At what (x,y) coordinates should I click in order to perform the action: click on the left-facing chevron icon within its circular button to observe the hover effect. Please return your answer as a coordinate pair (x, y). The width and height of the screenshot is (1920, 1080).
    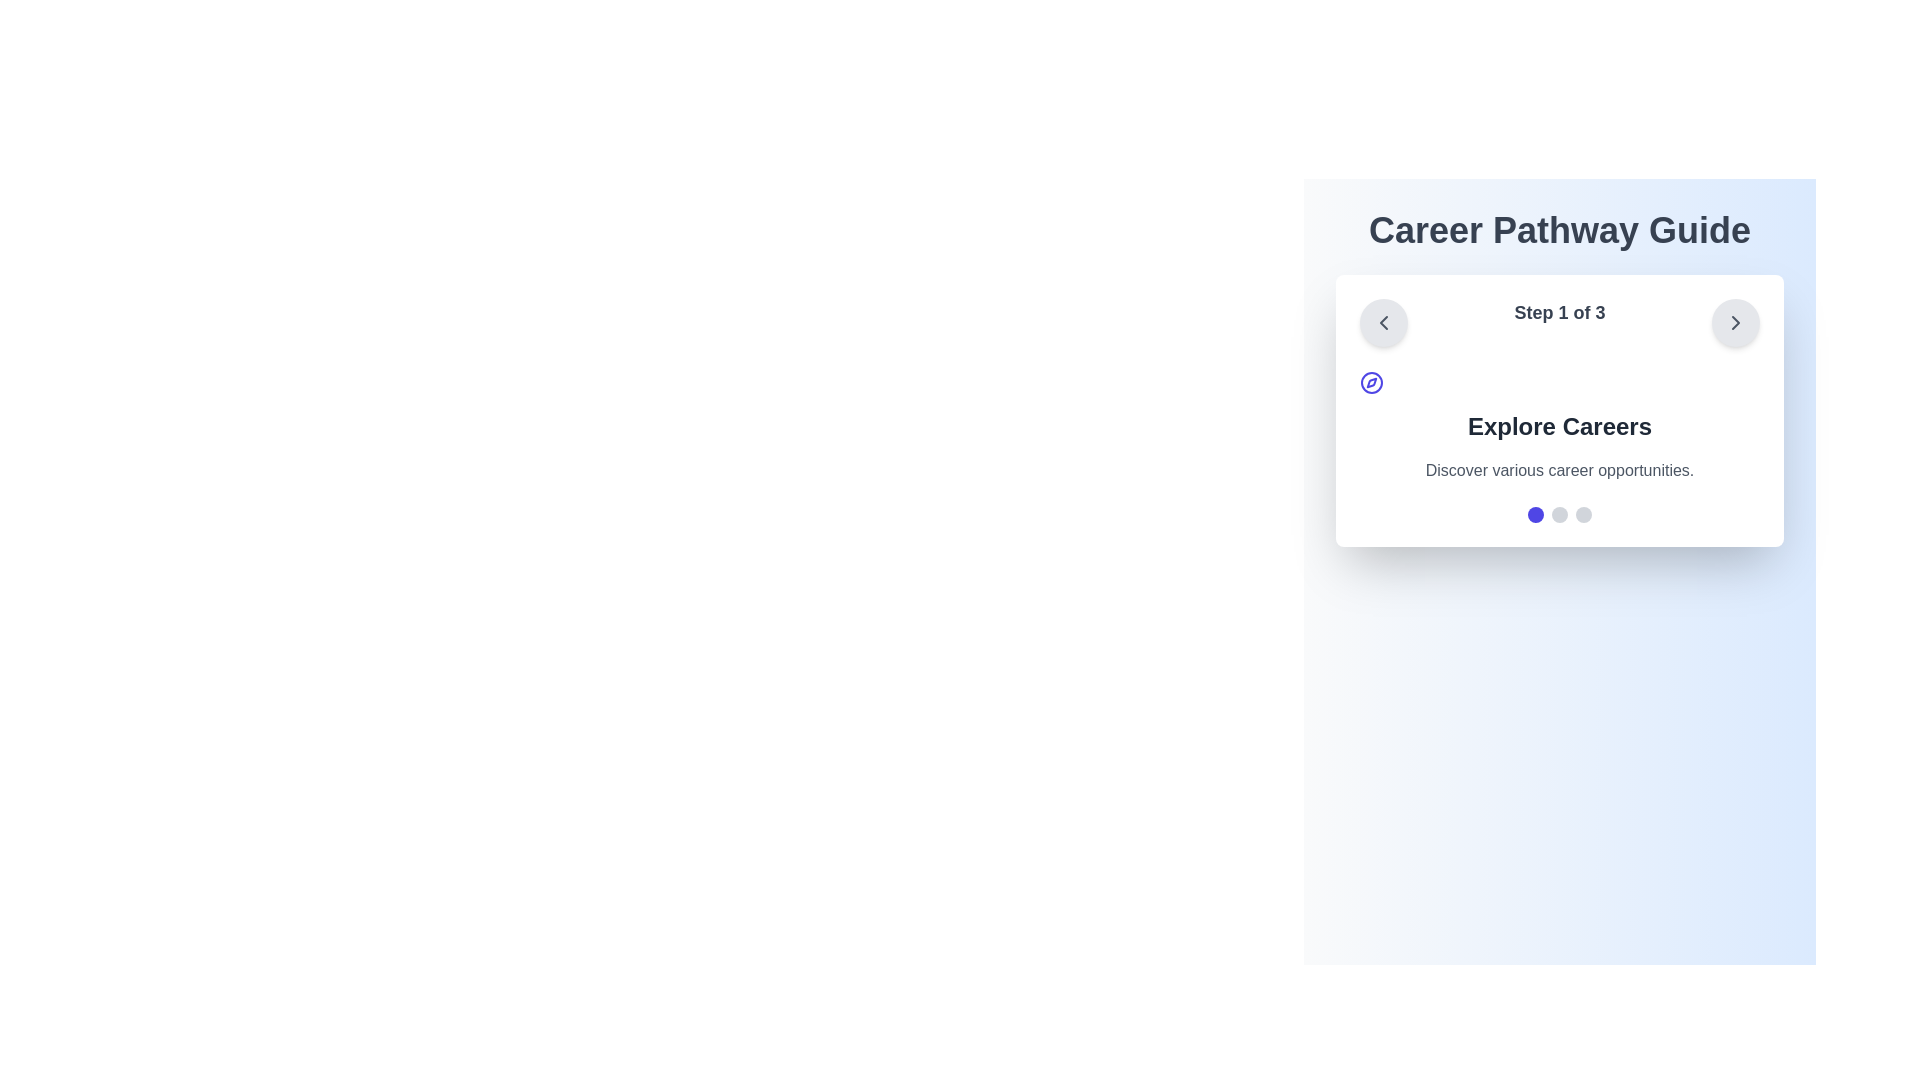
    Looking at the image, I should click on (1382, 322).